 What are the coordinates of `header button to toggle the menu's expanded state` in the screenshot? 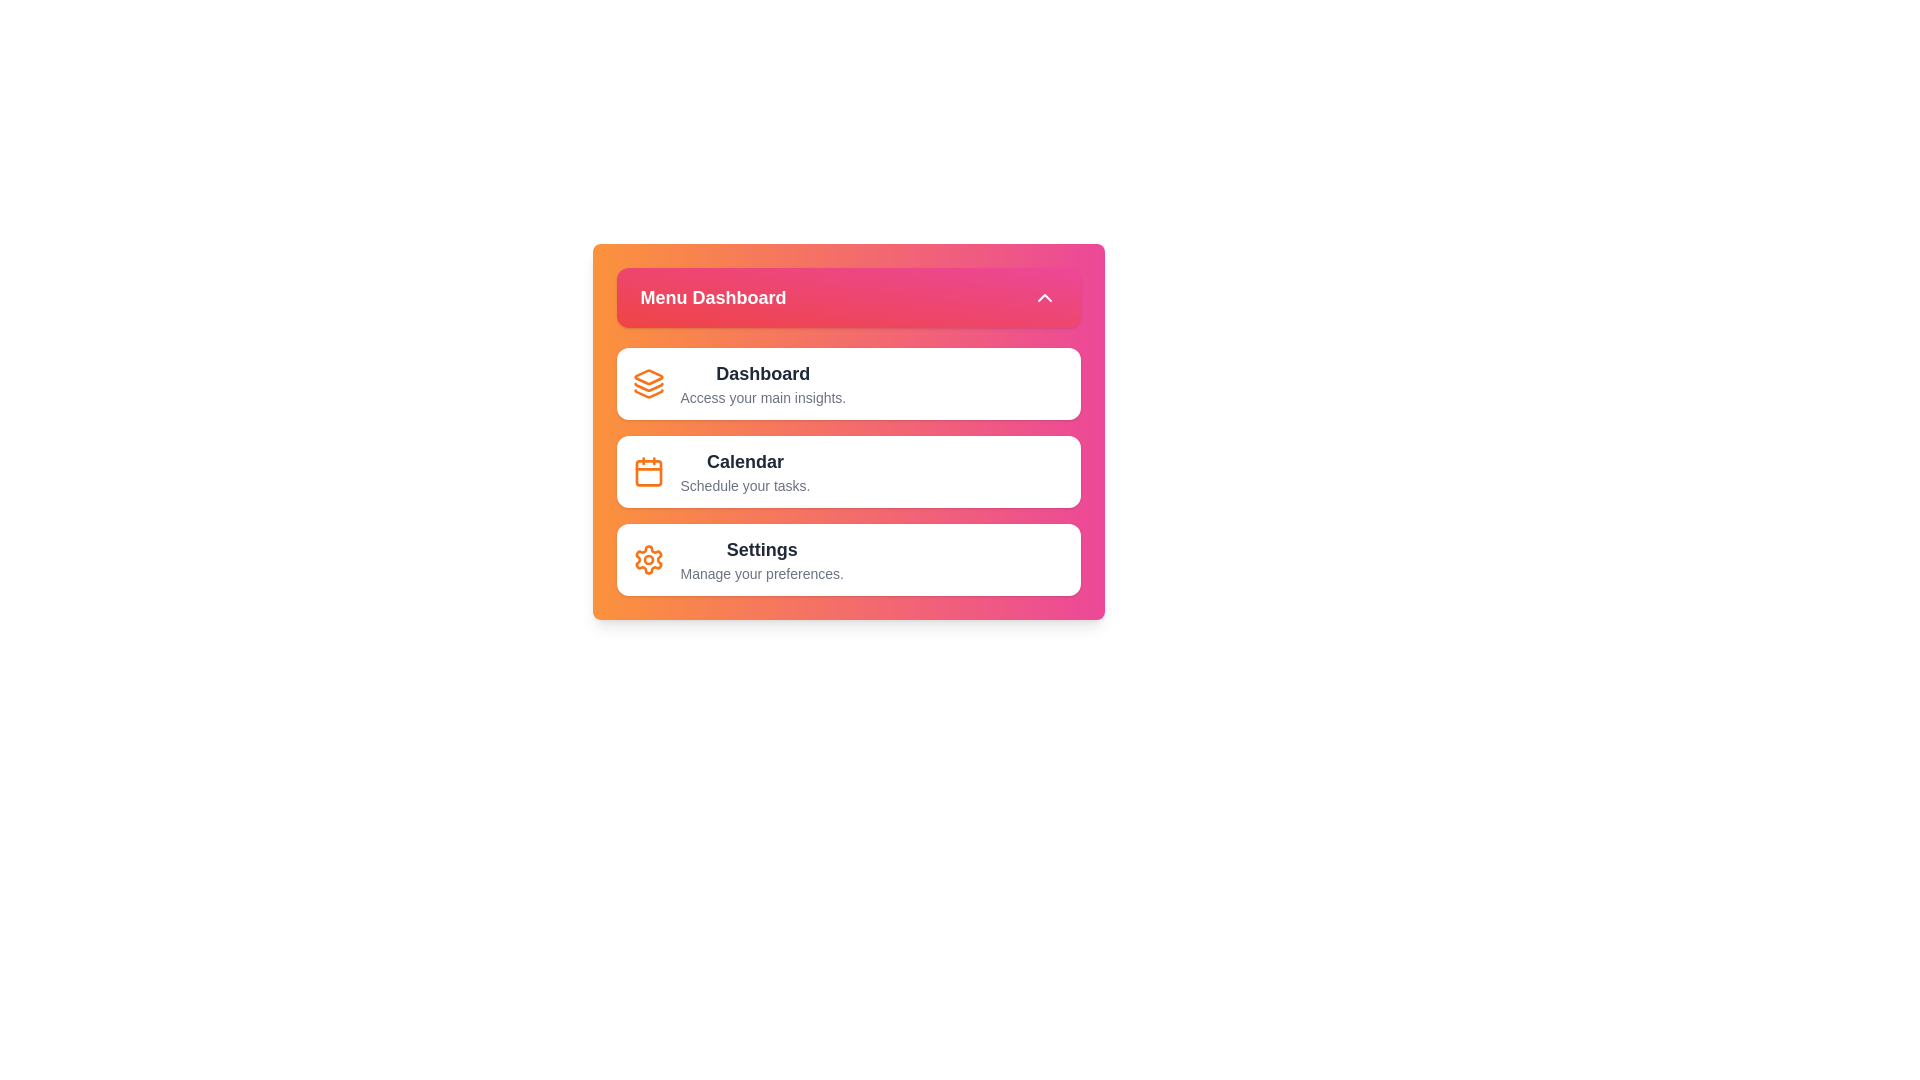 It's located at (848, 297).